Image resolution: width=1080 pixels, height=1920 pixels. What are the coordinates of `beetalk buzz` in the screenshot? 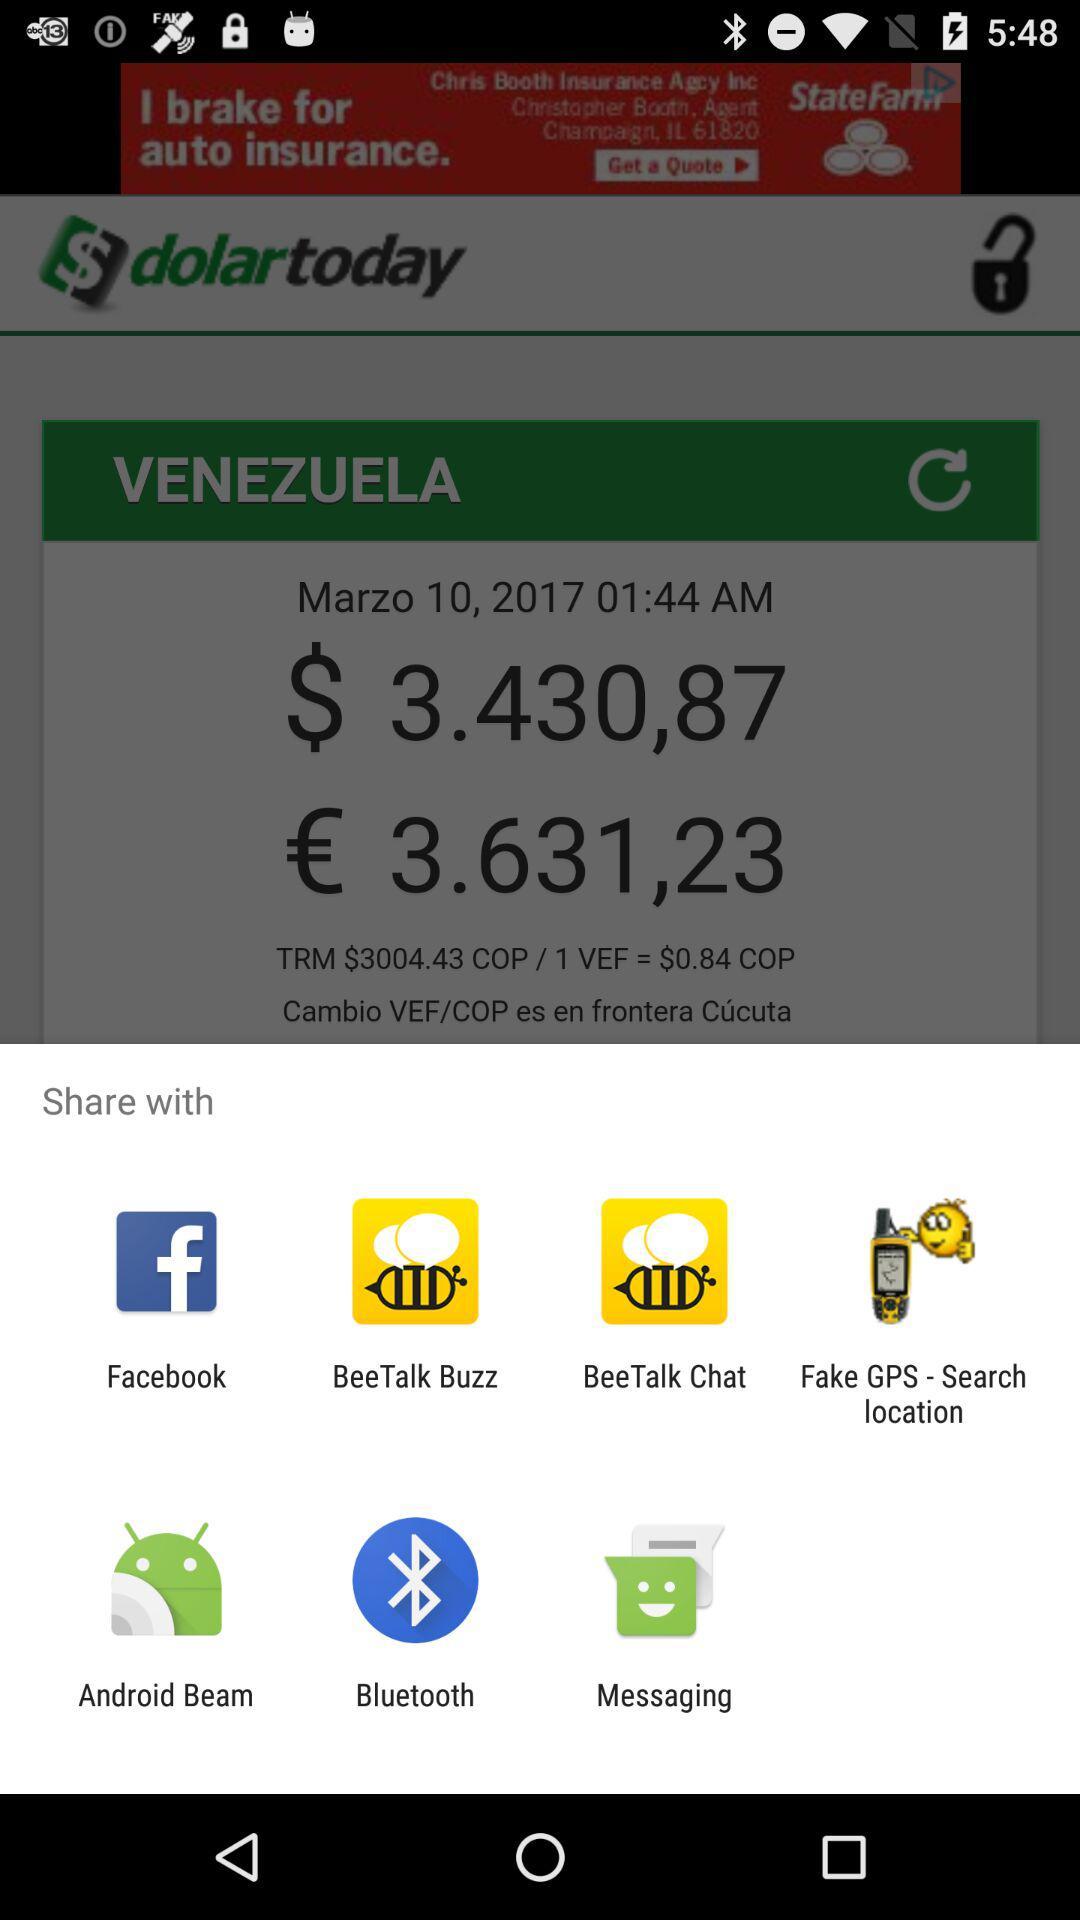 It's located at (414, 1392).